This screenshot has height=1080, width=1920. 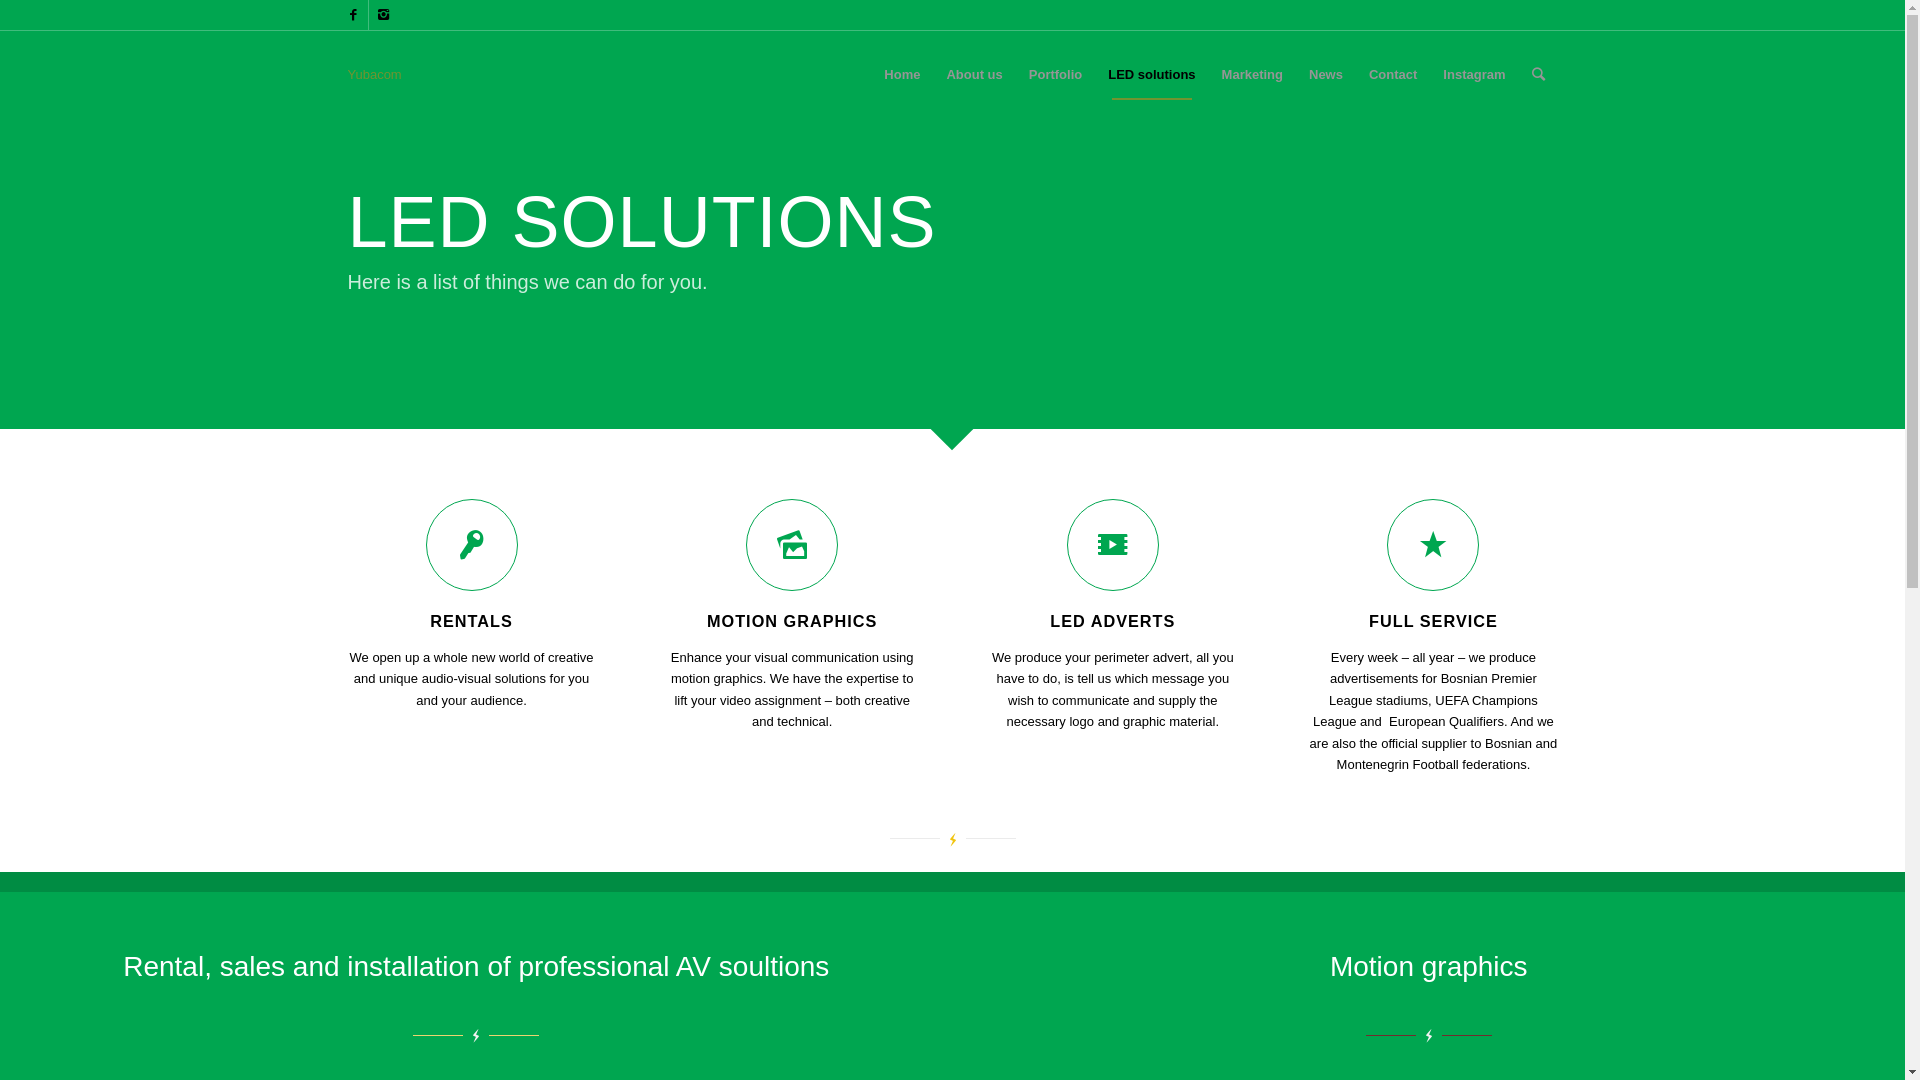 What do you see at coordinates (974, 73) in the screenshot?
I see `'About us'` at bounding box center [974, 73].